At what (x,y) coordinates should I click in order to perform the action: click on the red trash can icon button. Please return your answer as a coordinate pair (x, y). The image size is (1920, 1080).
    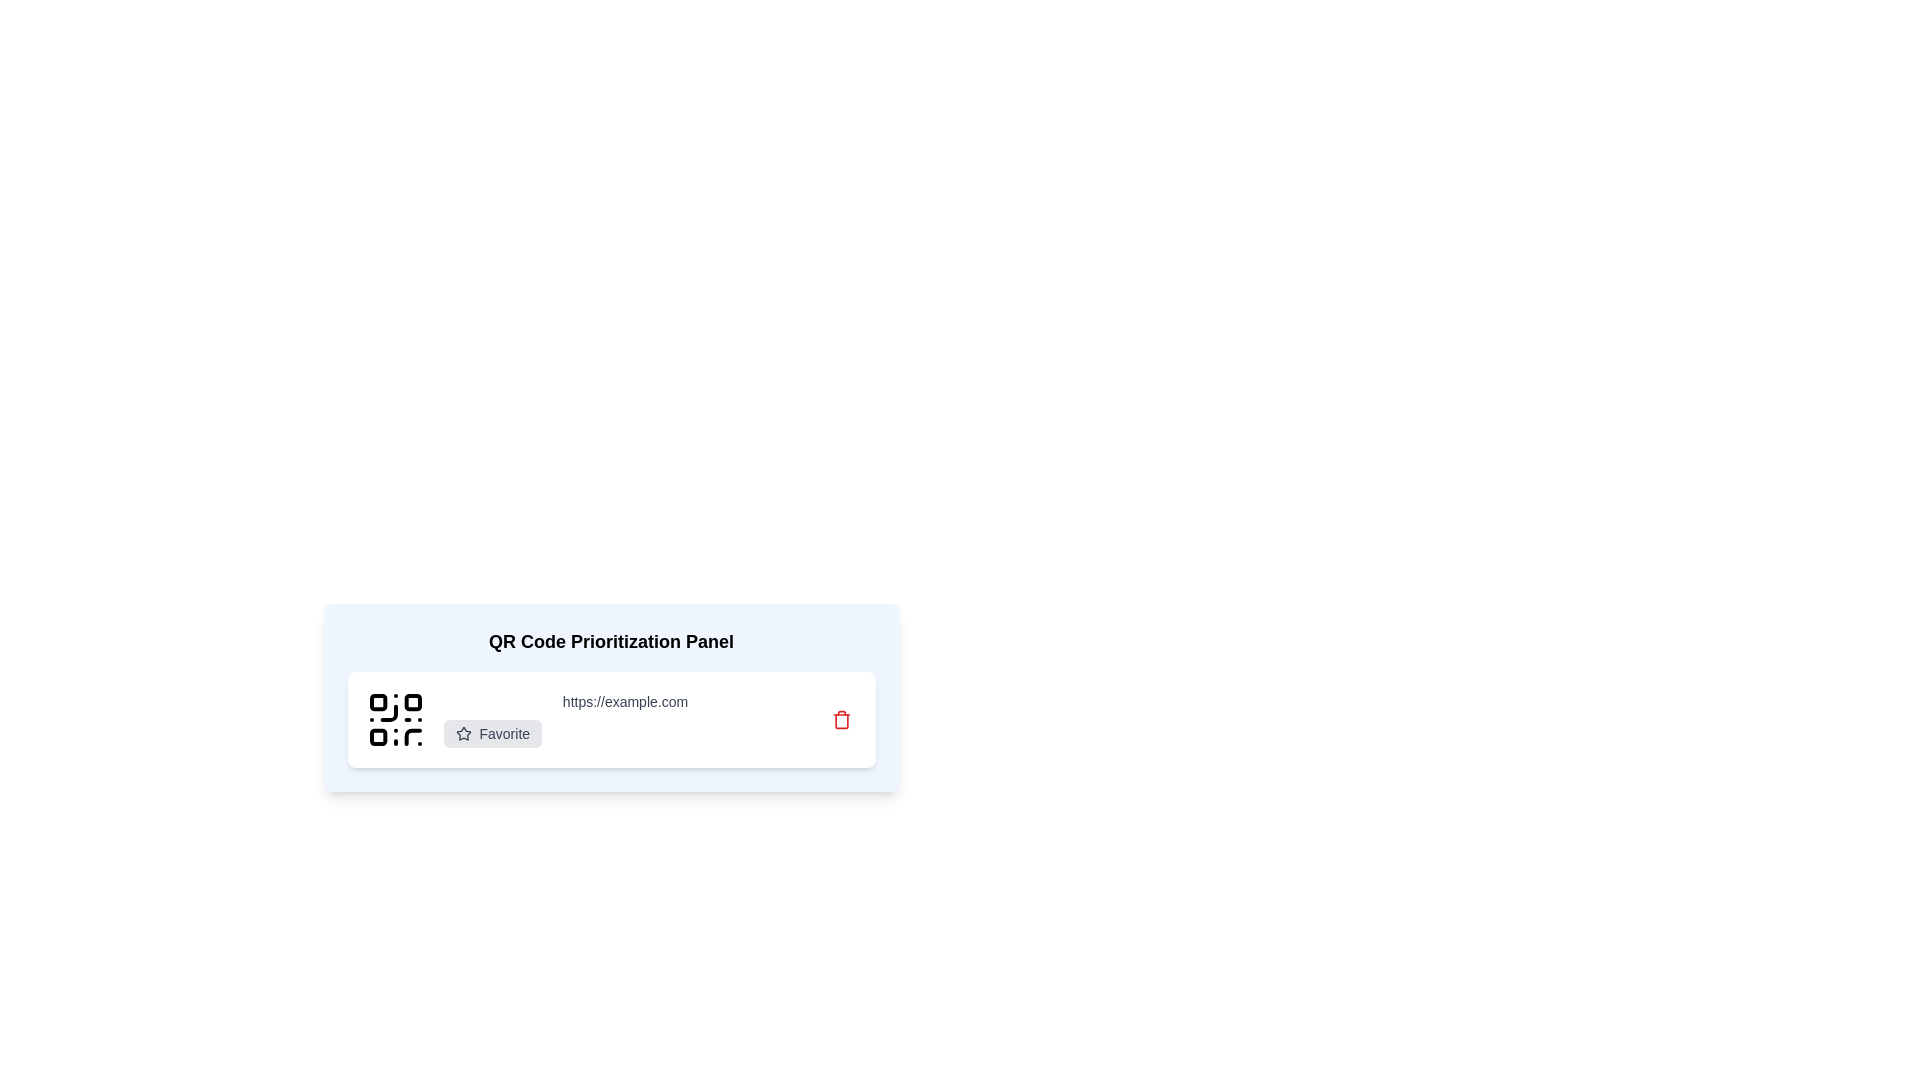
    Looking at the image, I should click on (841, 720).